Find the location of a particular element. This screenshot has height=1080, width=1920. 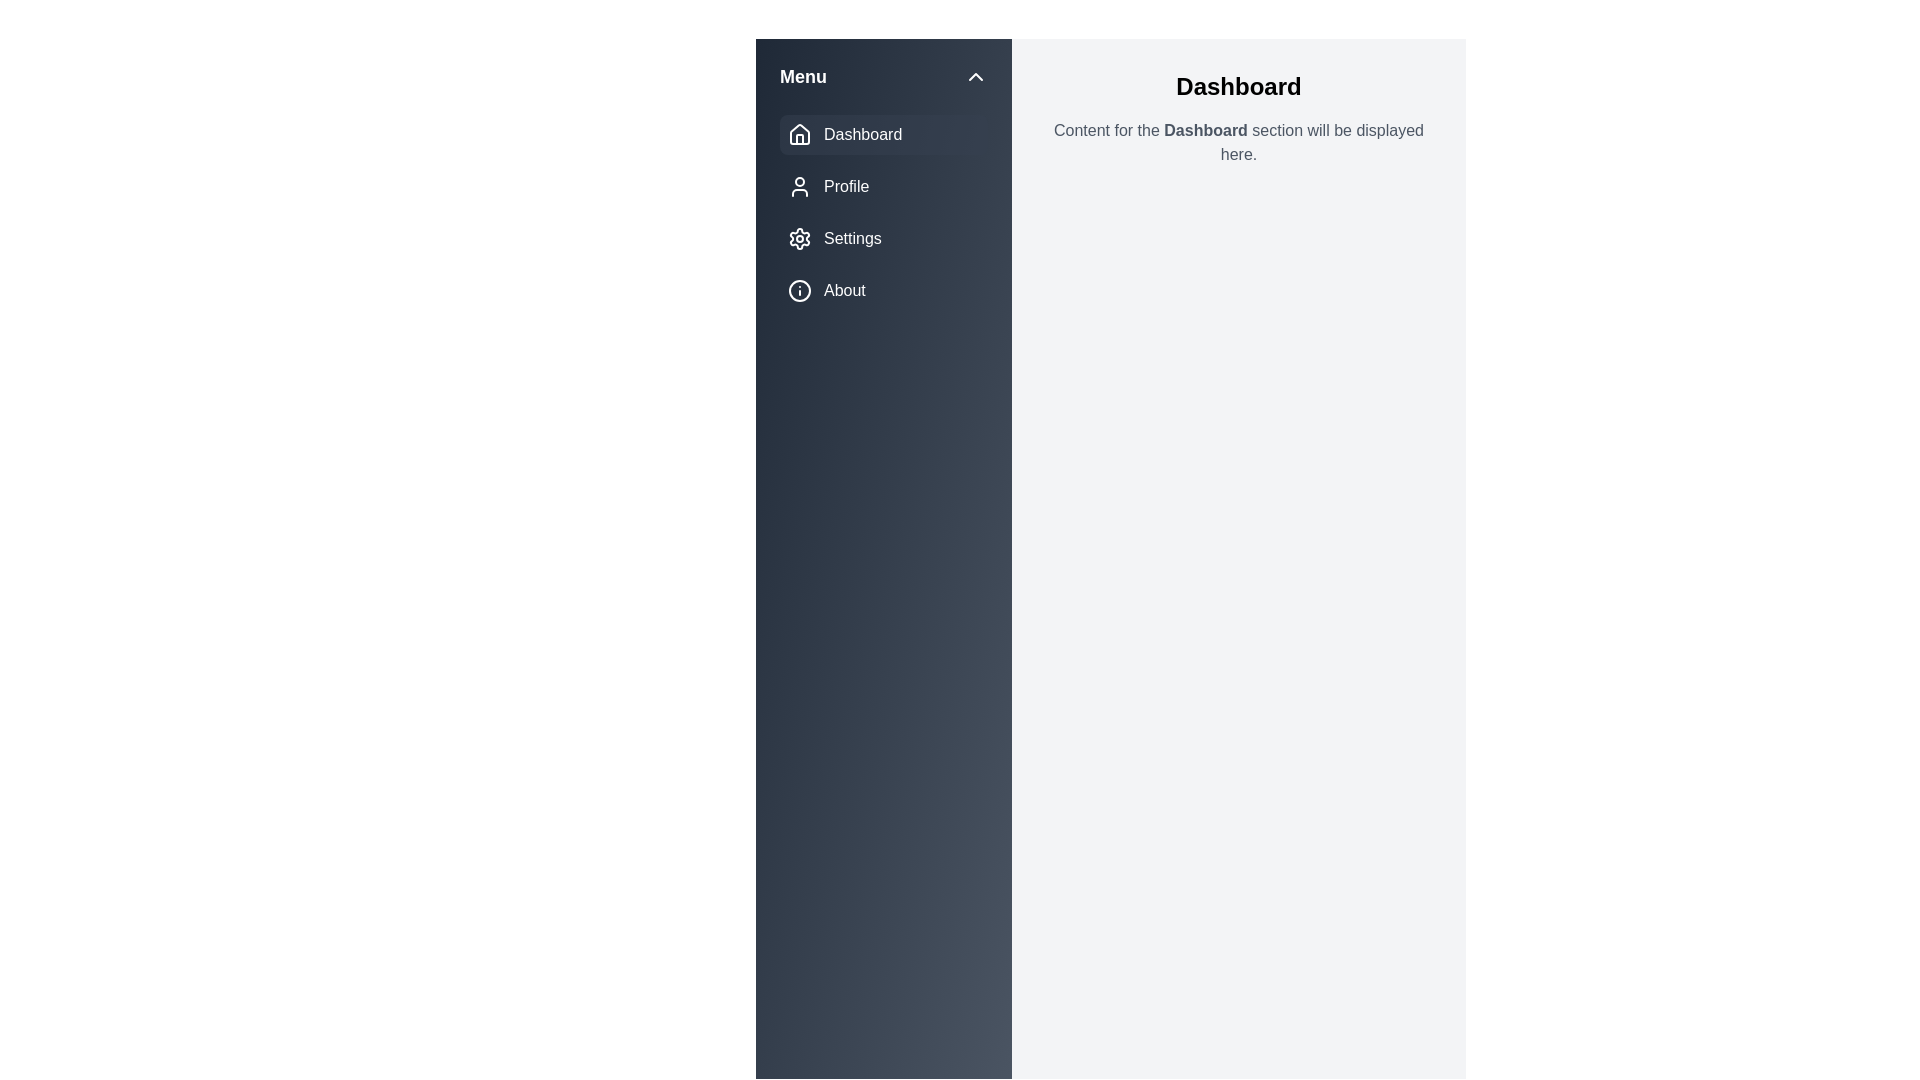

the 'Profile' text label, which is displayed in white on a dark background, located in the vertical navigation menu is located at coordinates (846, 186).